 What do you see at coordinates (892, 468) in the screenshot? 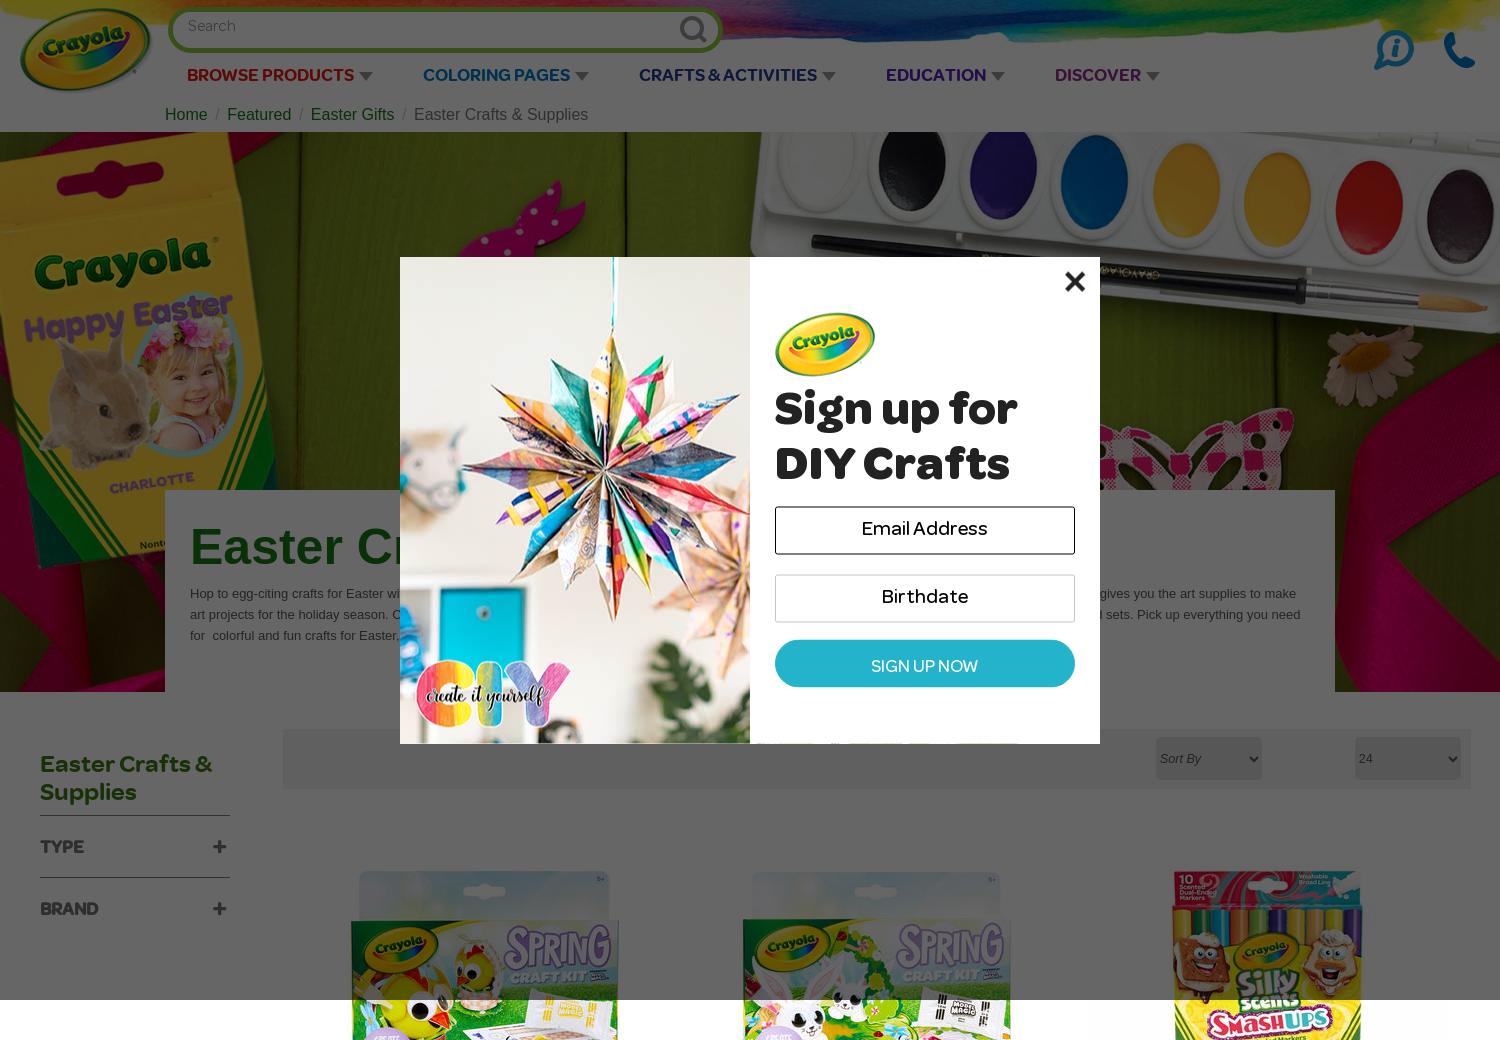
I see `'DIY Crafts'` at bounding box center [892, 468].